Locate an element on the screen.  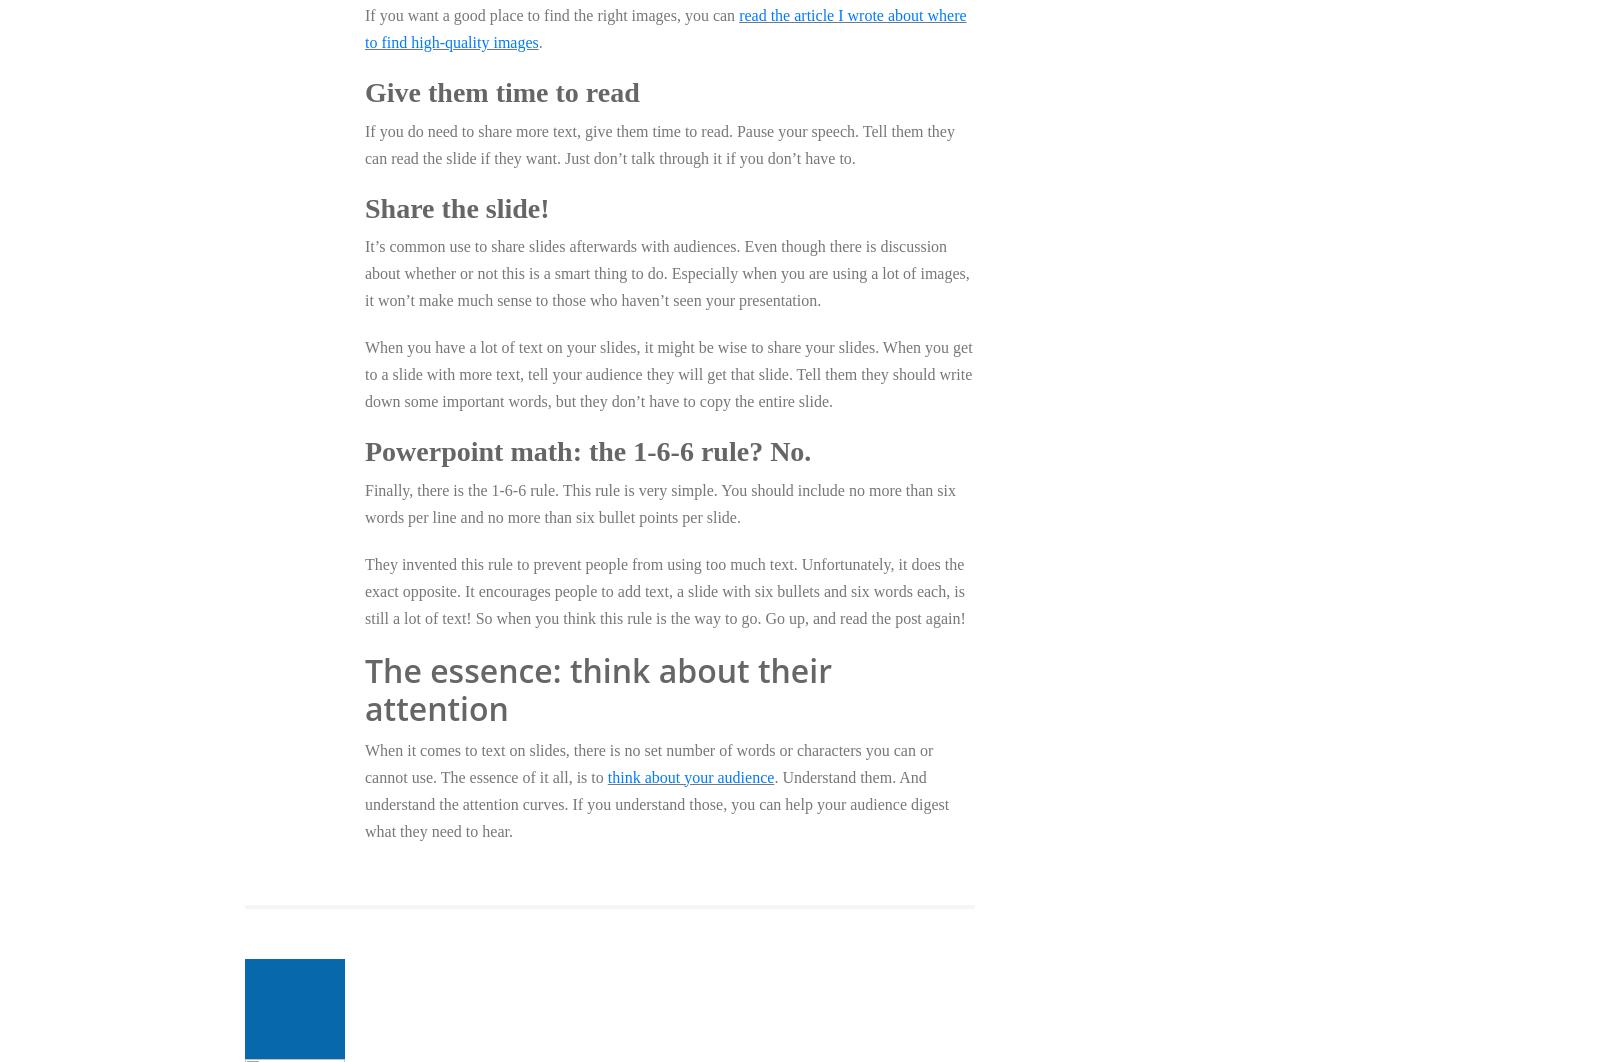
'read the article I wrote about where to find high-quality images' is located at coordinates (665, 28).